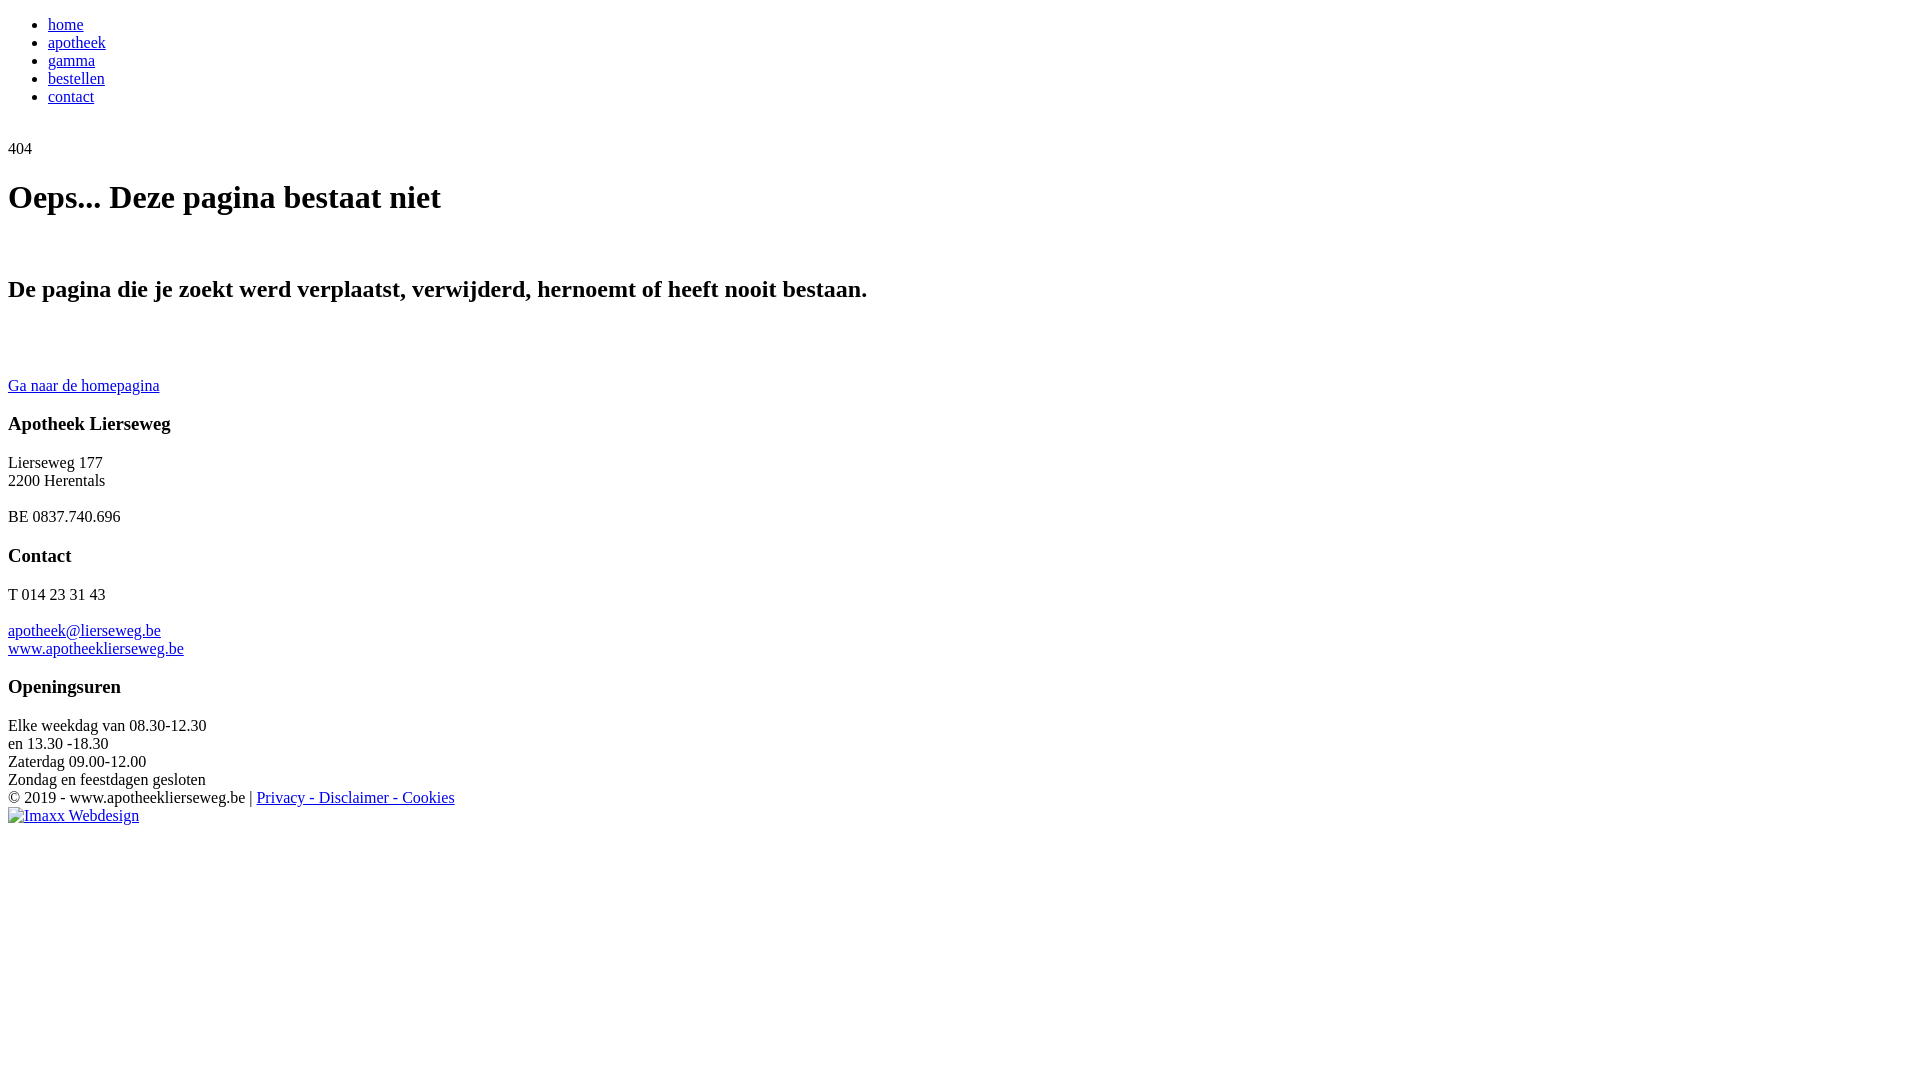 The width and height of the screenshot is (1920, 1080). I want to click on 'Ga naar de homepagina', so click(82, 385).